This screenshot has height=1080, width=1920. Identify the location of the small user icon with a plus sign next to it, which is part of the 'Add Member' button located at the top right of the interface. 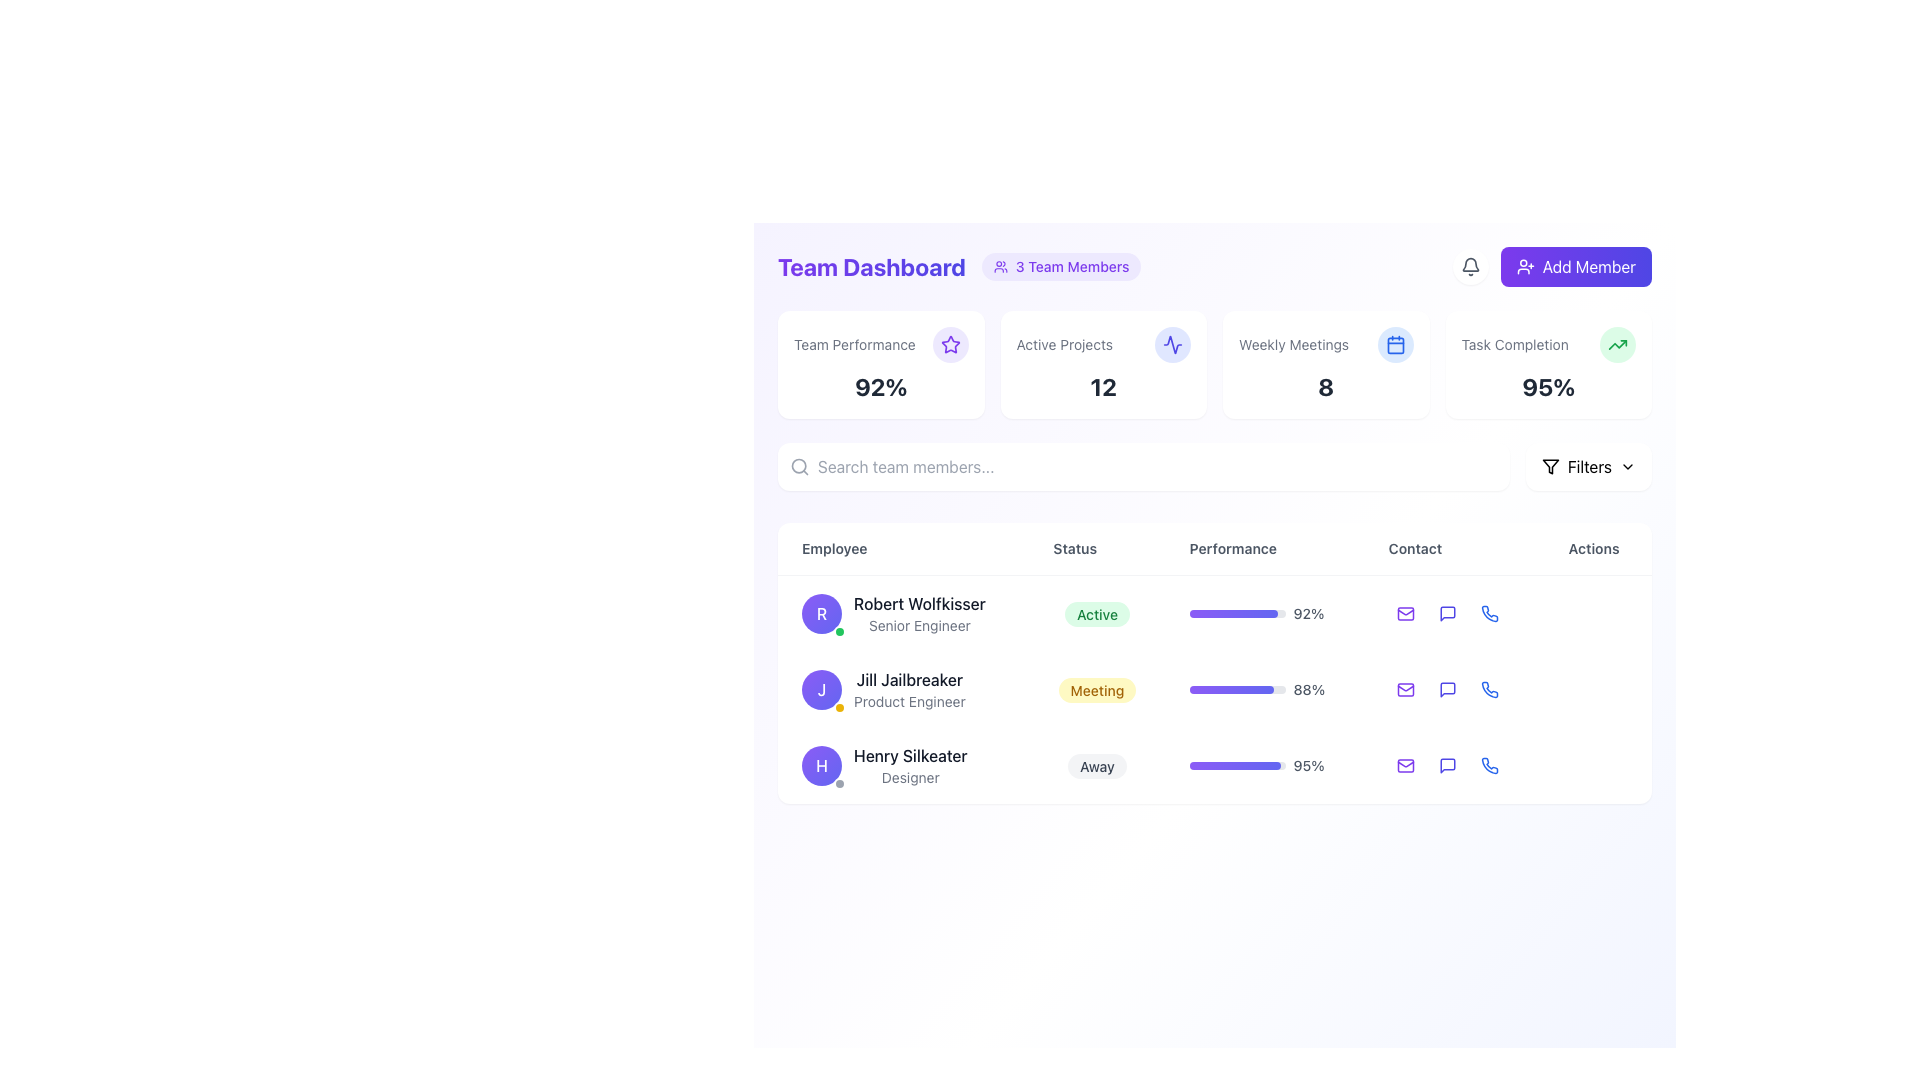
(1524, 265).